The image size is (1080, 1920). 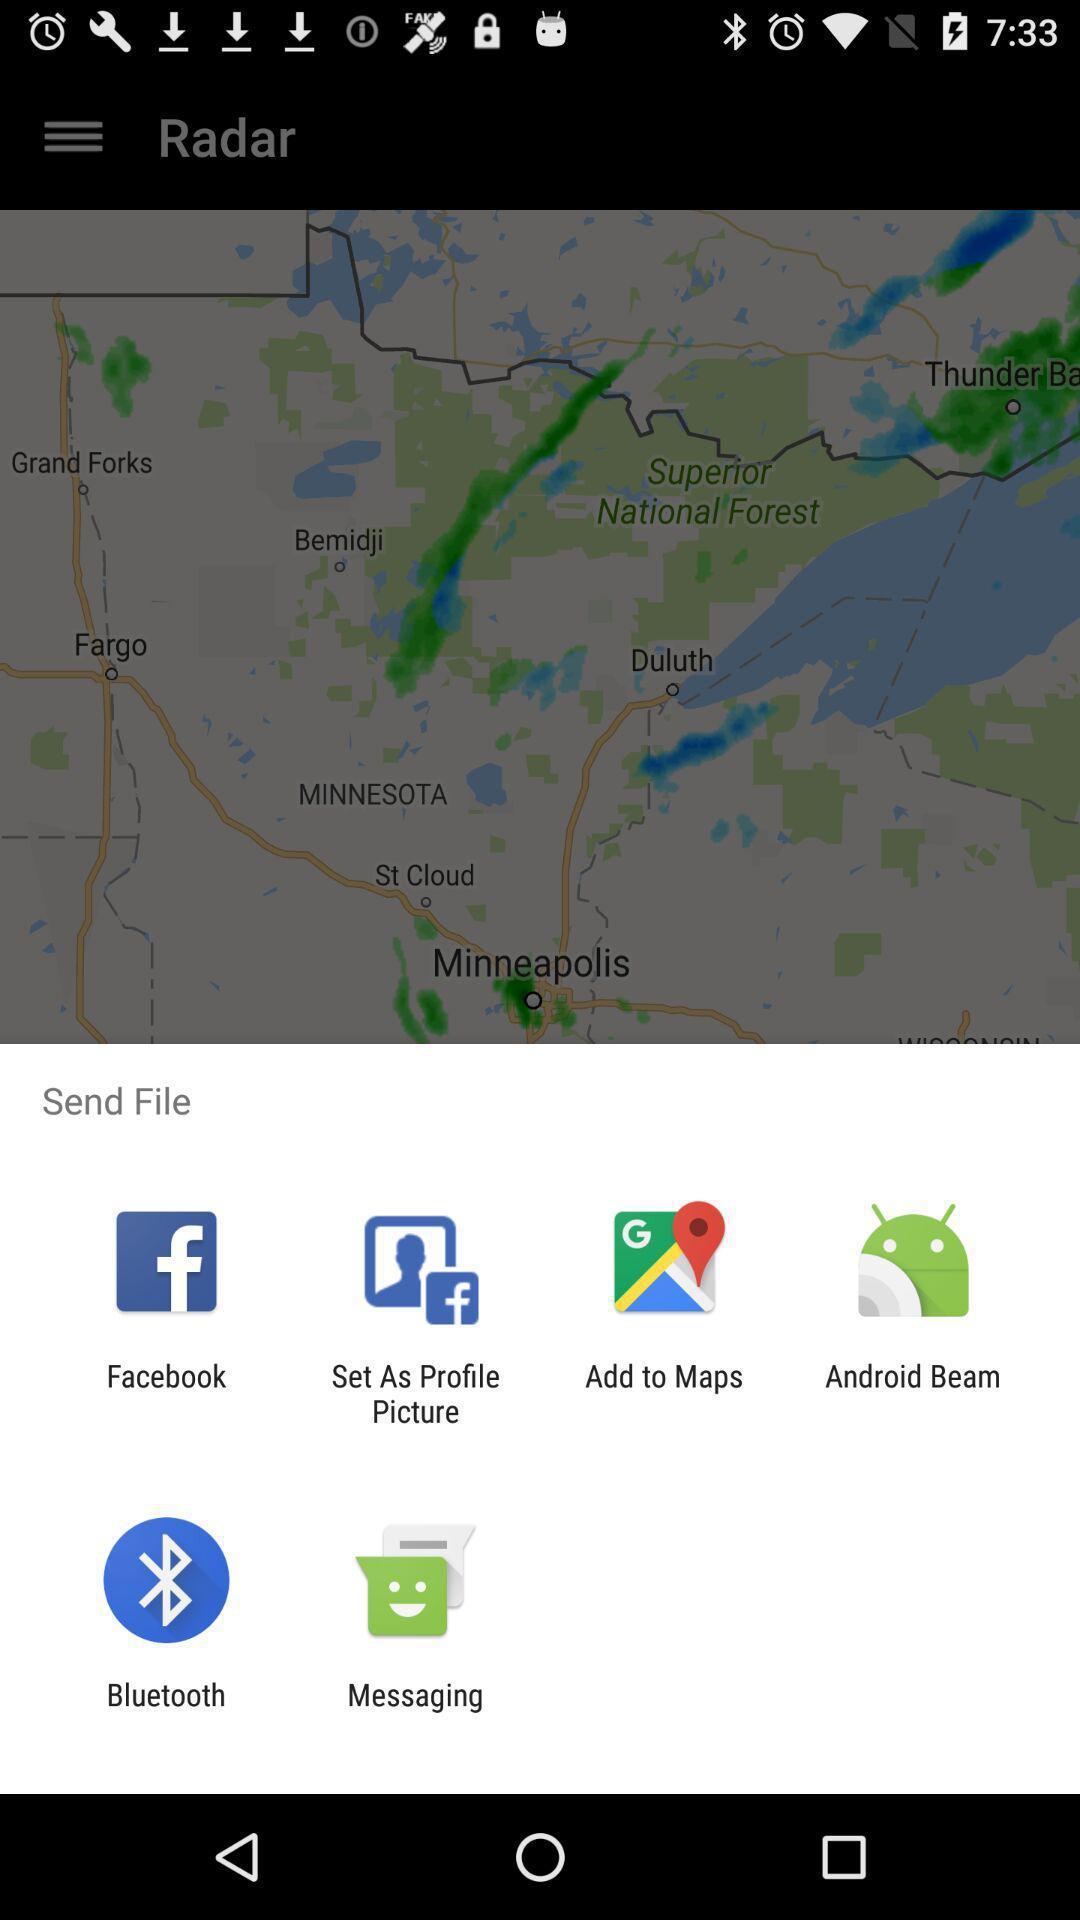 What do you see at coordinates (664, 1392) in the screenshot?
I see `the add to maps app` at bounding box center [664, 1392].